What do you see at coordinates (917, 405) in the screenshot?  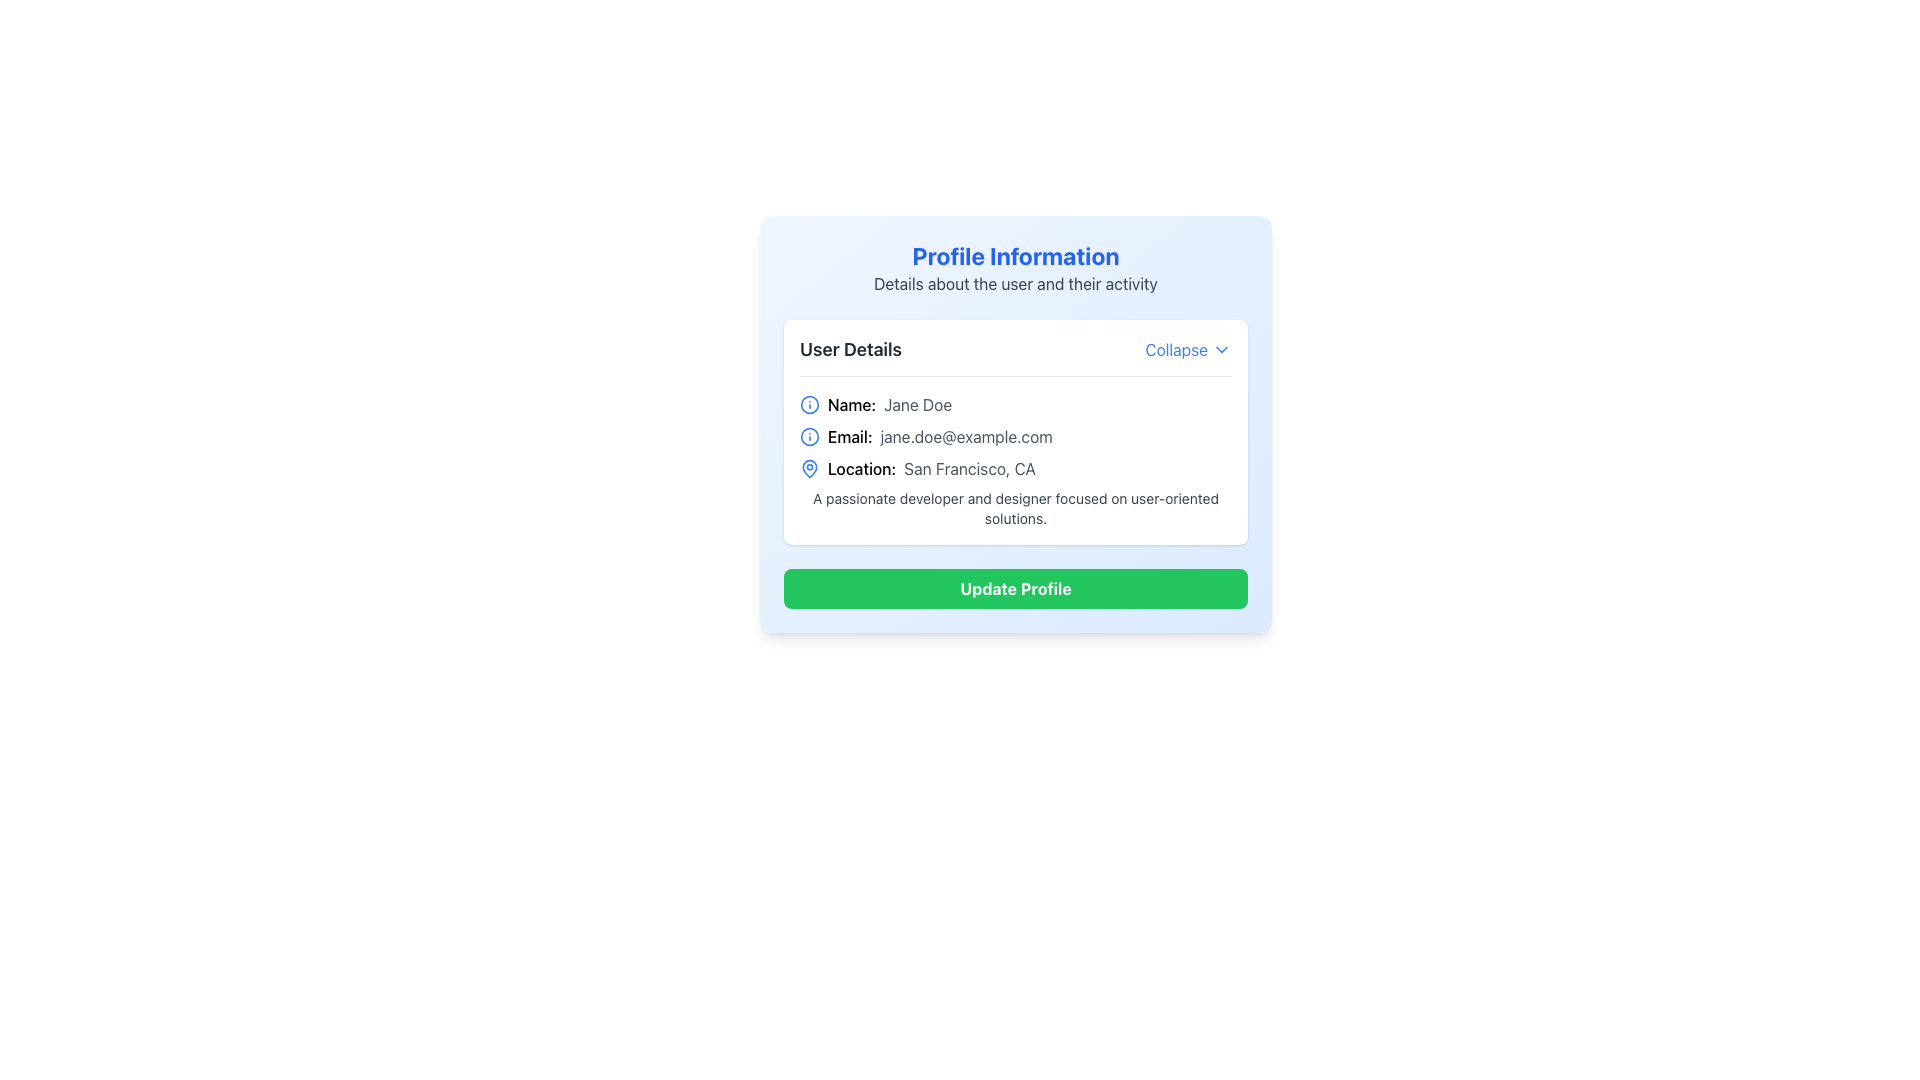 I see `name displayed in the static text element showing 'Jane Doe', which is located to the right of the 'Name:' label in the 'User Details' section` at bounding box center [917, 405].